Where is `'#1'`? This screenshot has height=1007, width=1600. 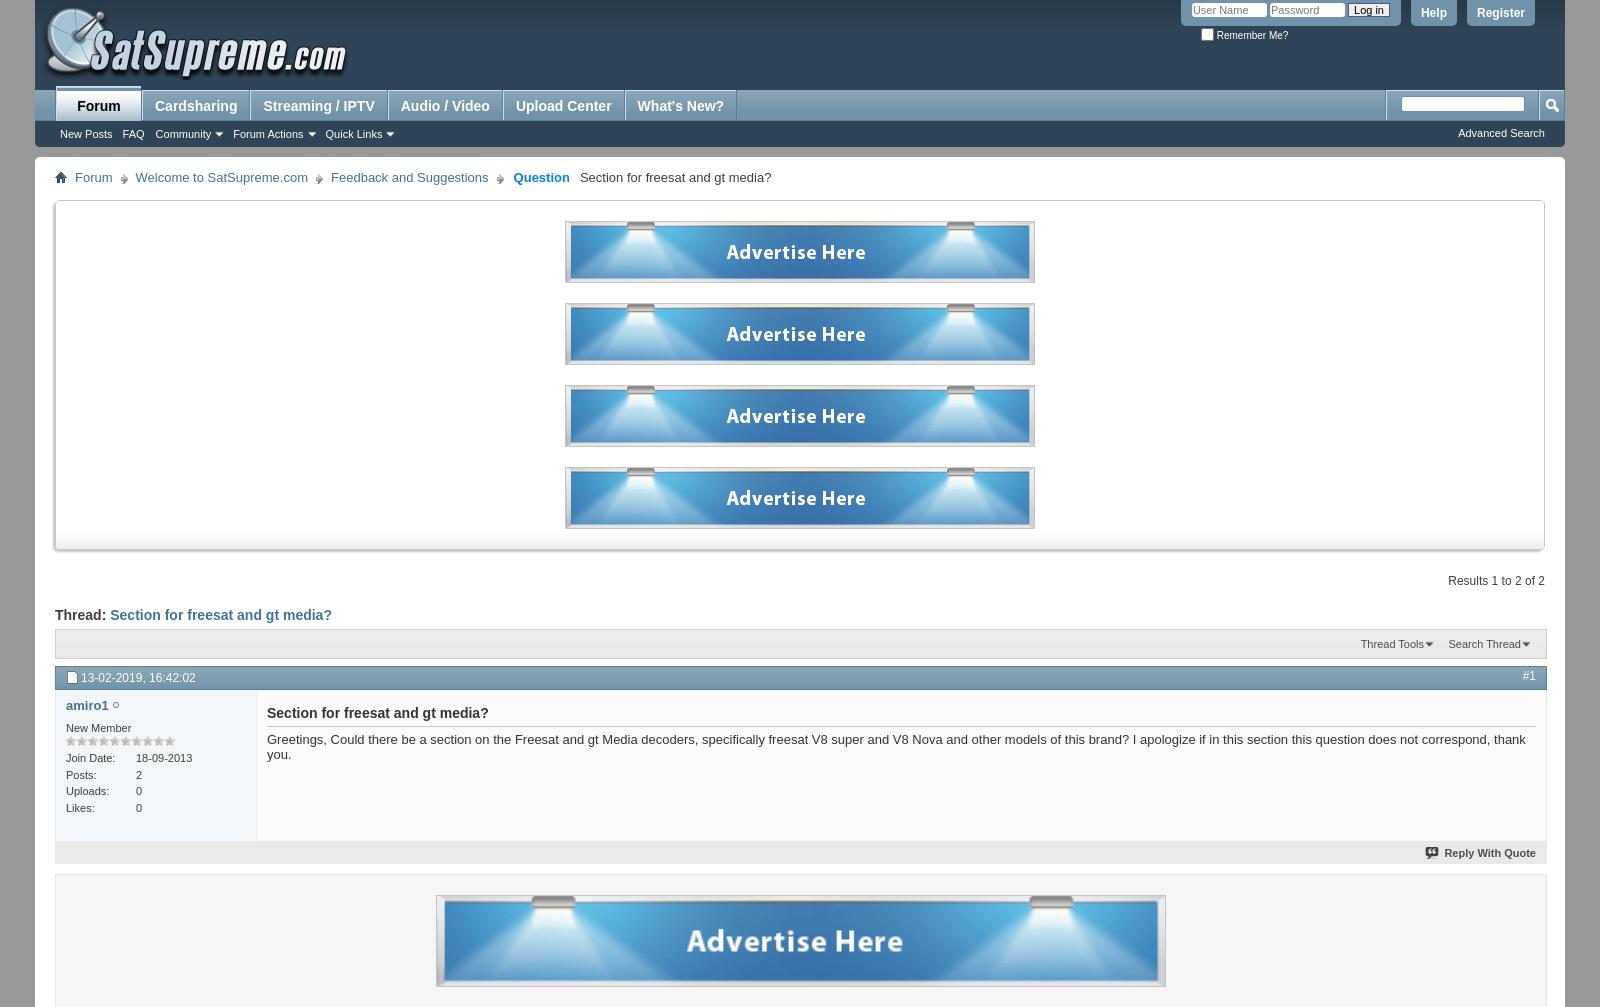
'#1' is located at coordinates (1528, 673).